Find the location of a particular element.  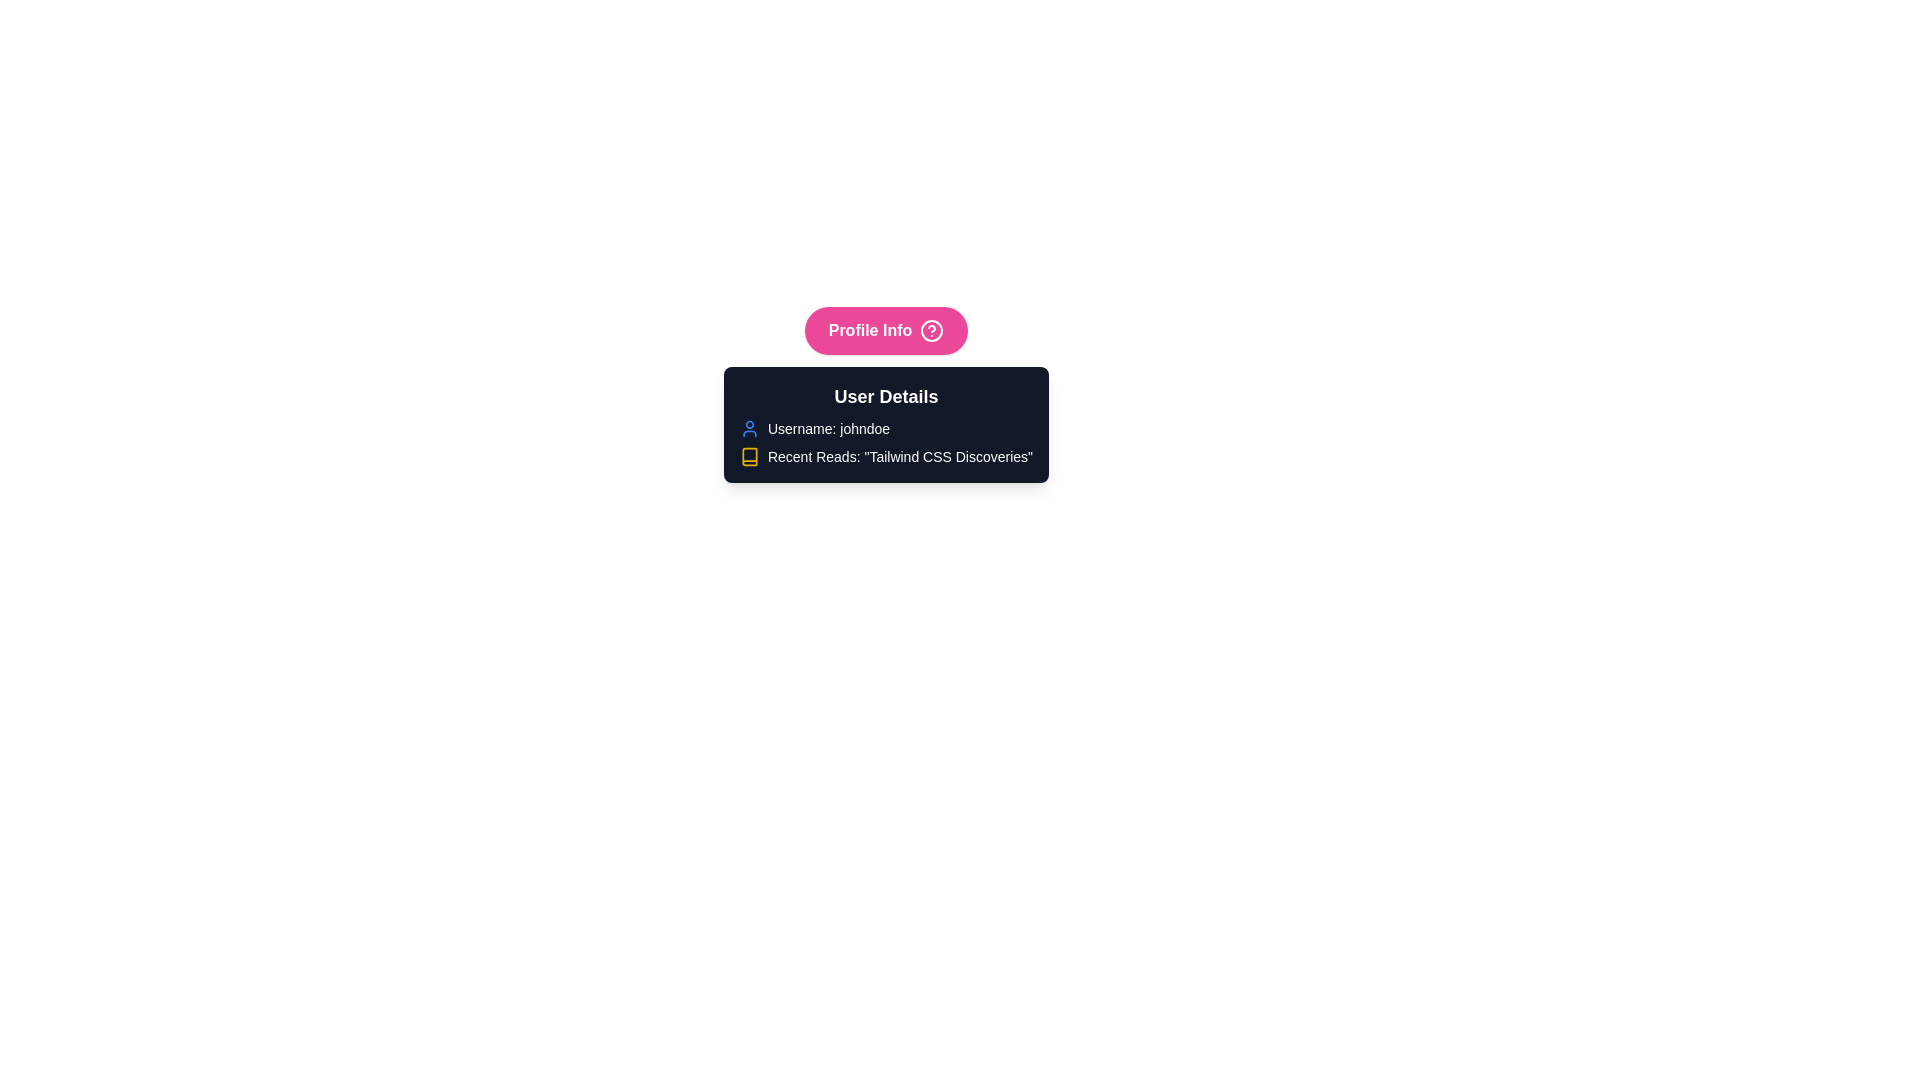

the username text label displayed in the 'User Details' panel, located next to the blue user icon, above the 'Recent Reads' line is located at coordinates (829, 427).